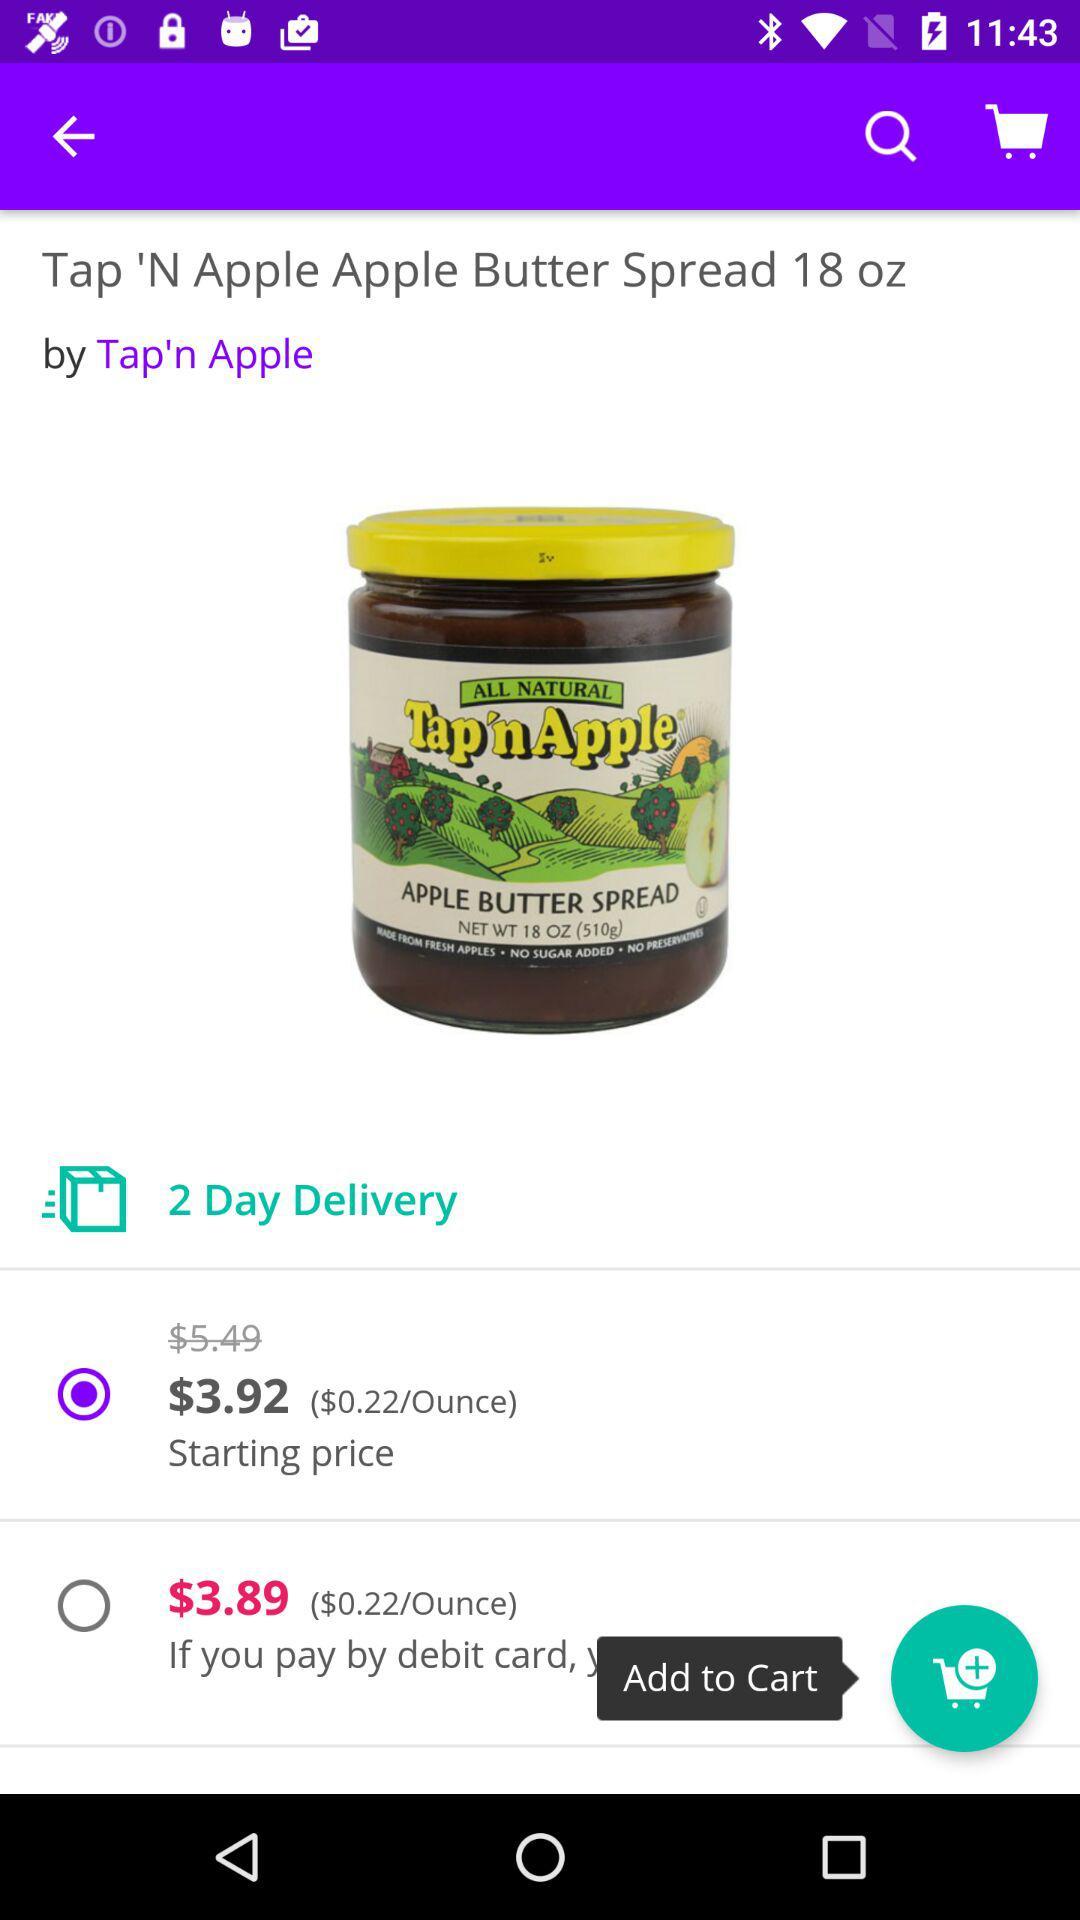 The width and height of the screenshot is (1080, 1920). I want to click on icon below tap n apple icon, so click(177, 352).